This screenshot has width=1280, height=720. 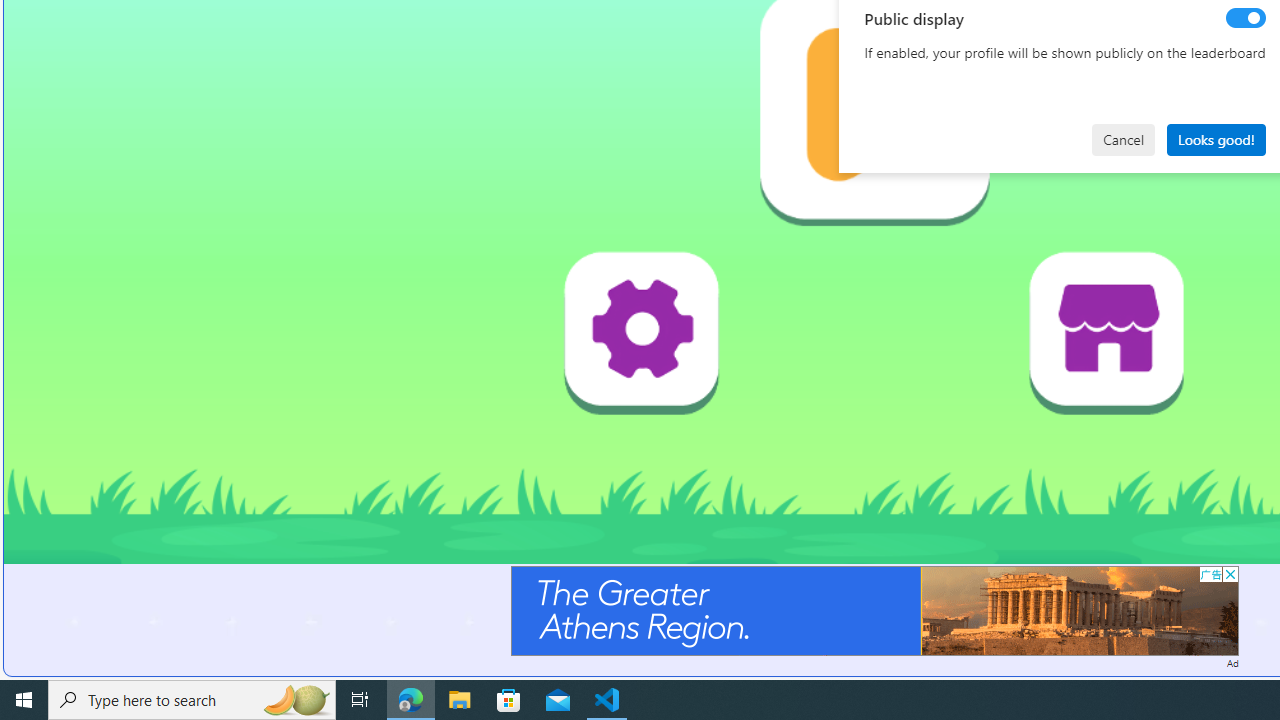 I want to click on 'Advertisement', so click(x=874, y=609).